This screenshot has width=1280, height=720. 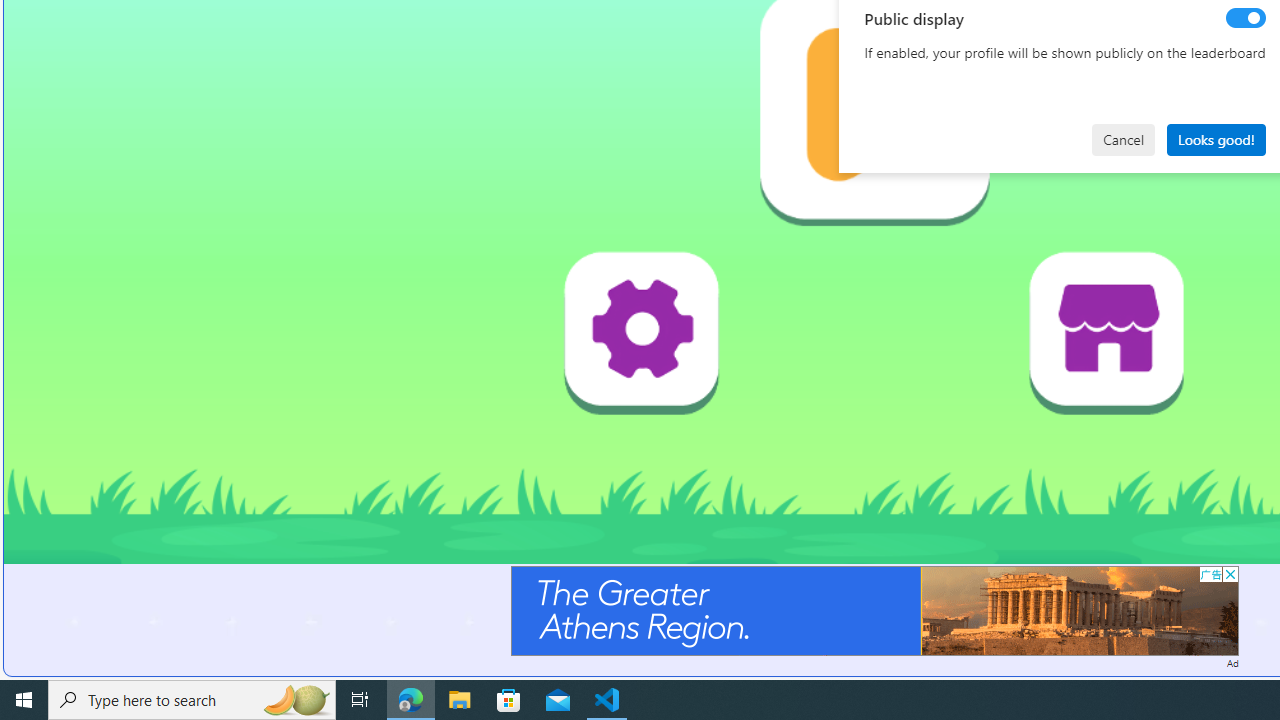 I want to click on 'Advertisement', so click(x=874, y=609).